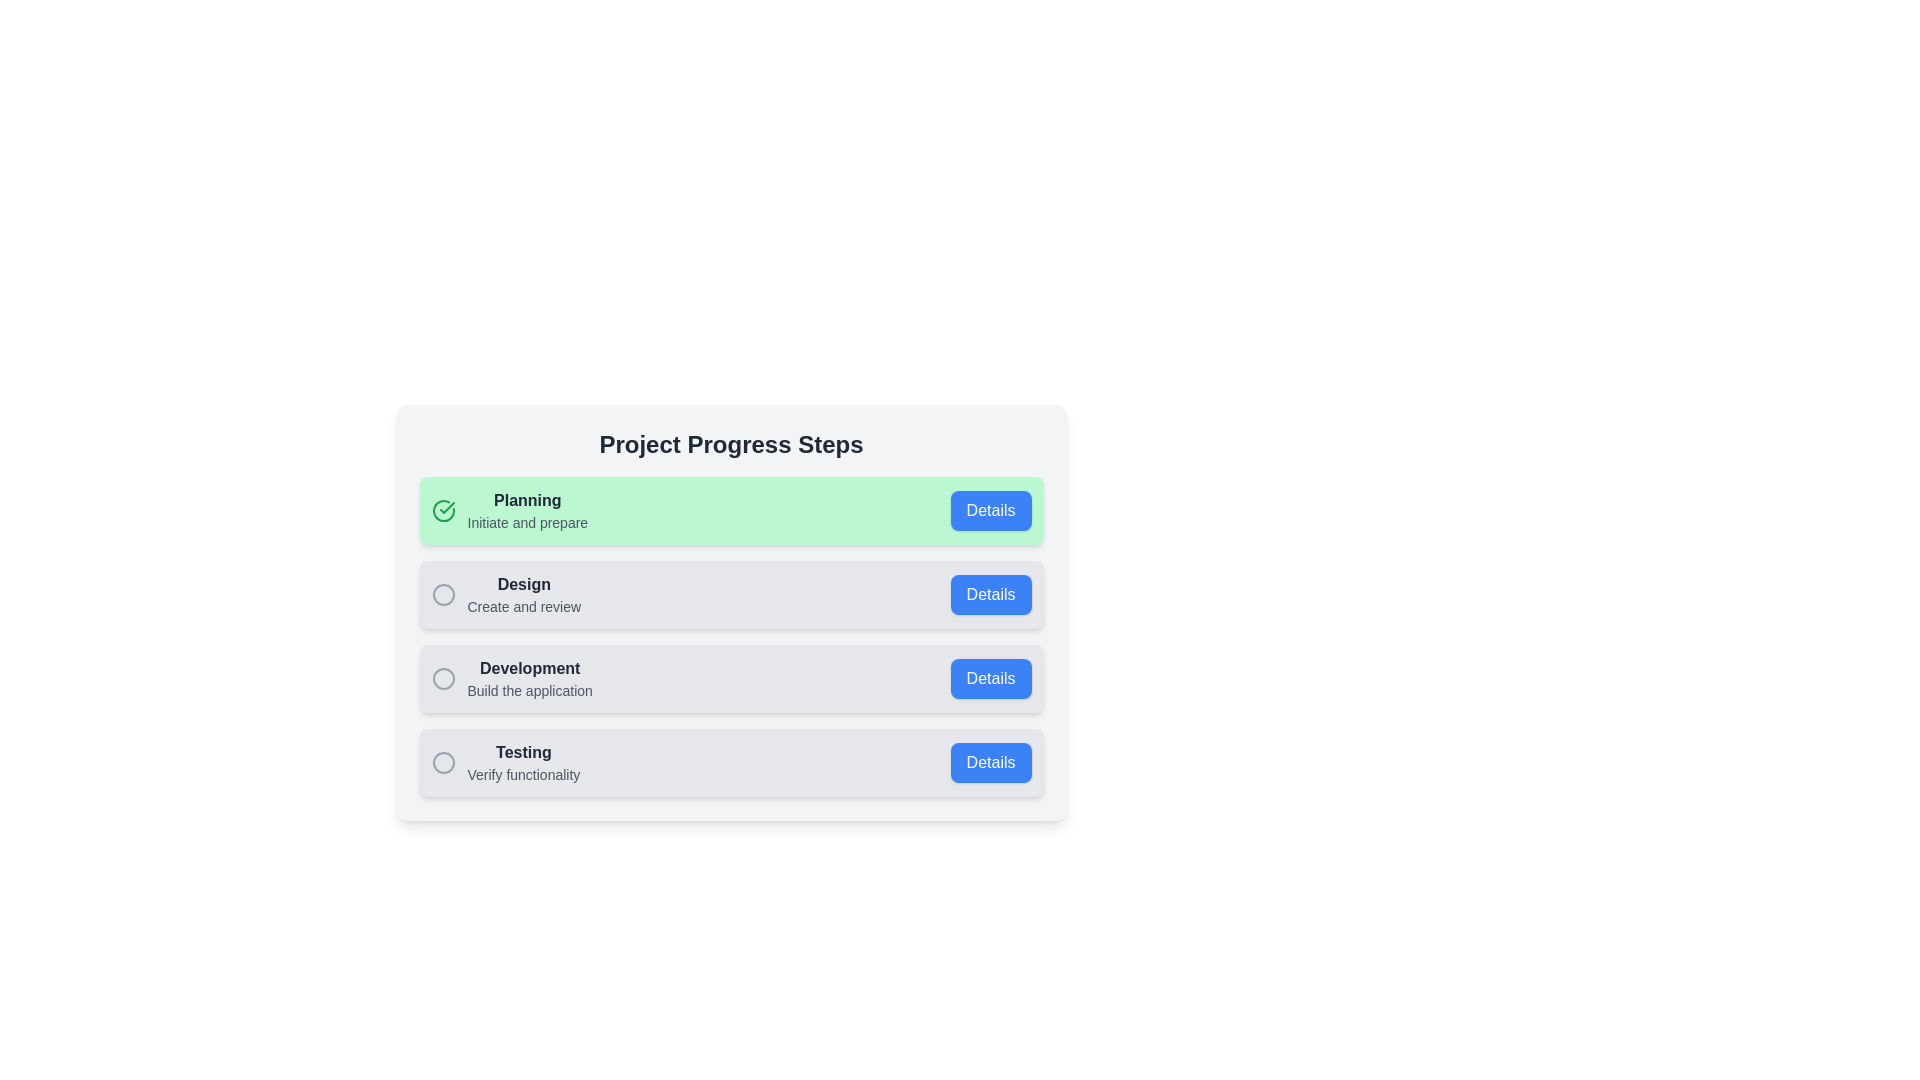  I want to click on 'Details' button for the Development step, so click(990, 677).